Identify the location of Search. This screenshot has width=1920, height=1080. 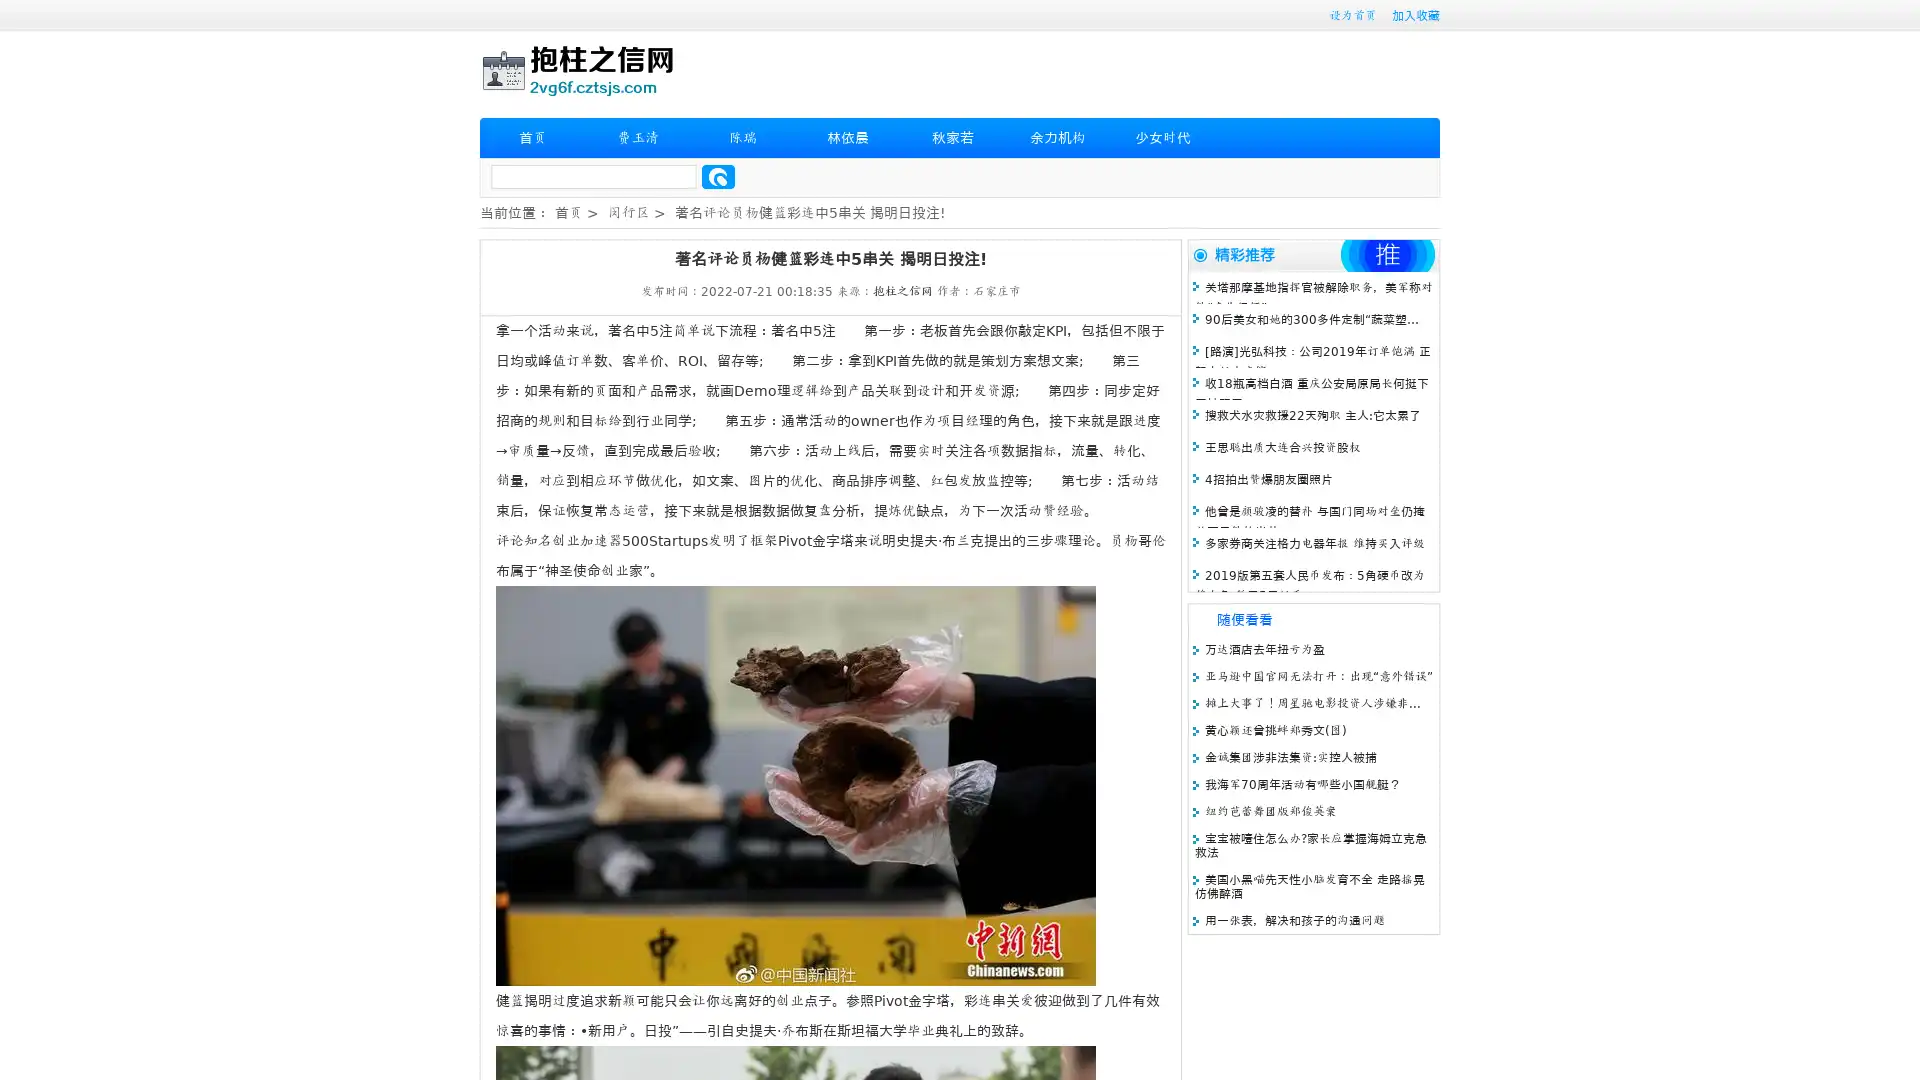
(718, 176).